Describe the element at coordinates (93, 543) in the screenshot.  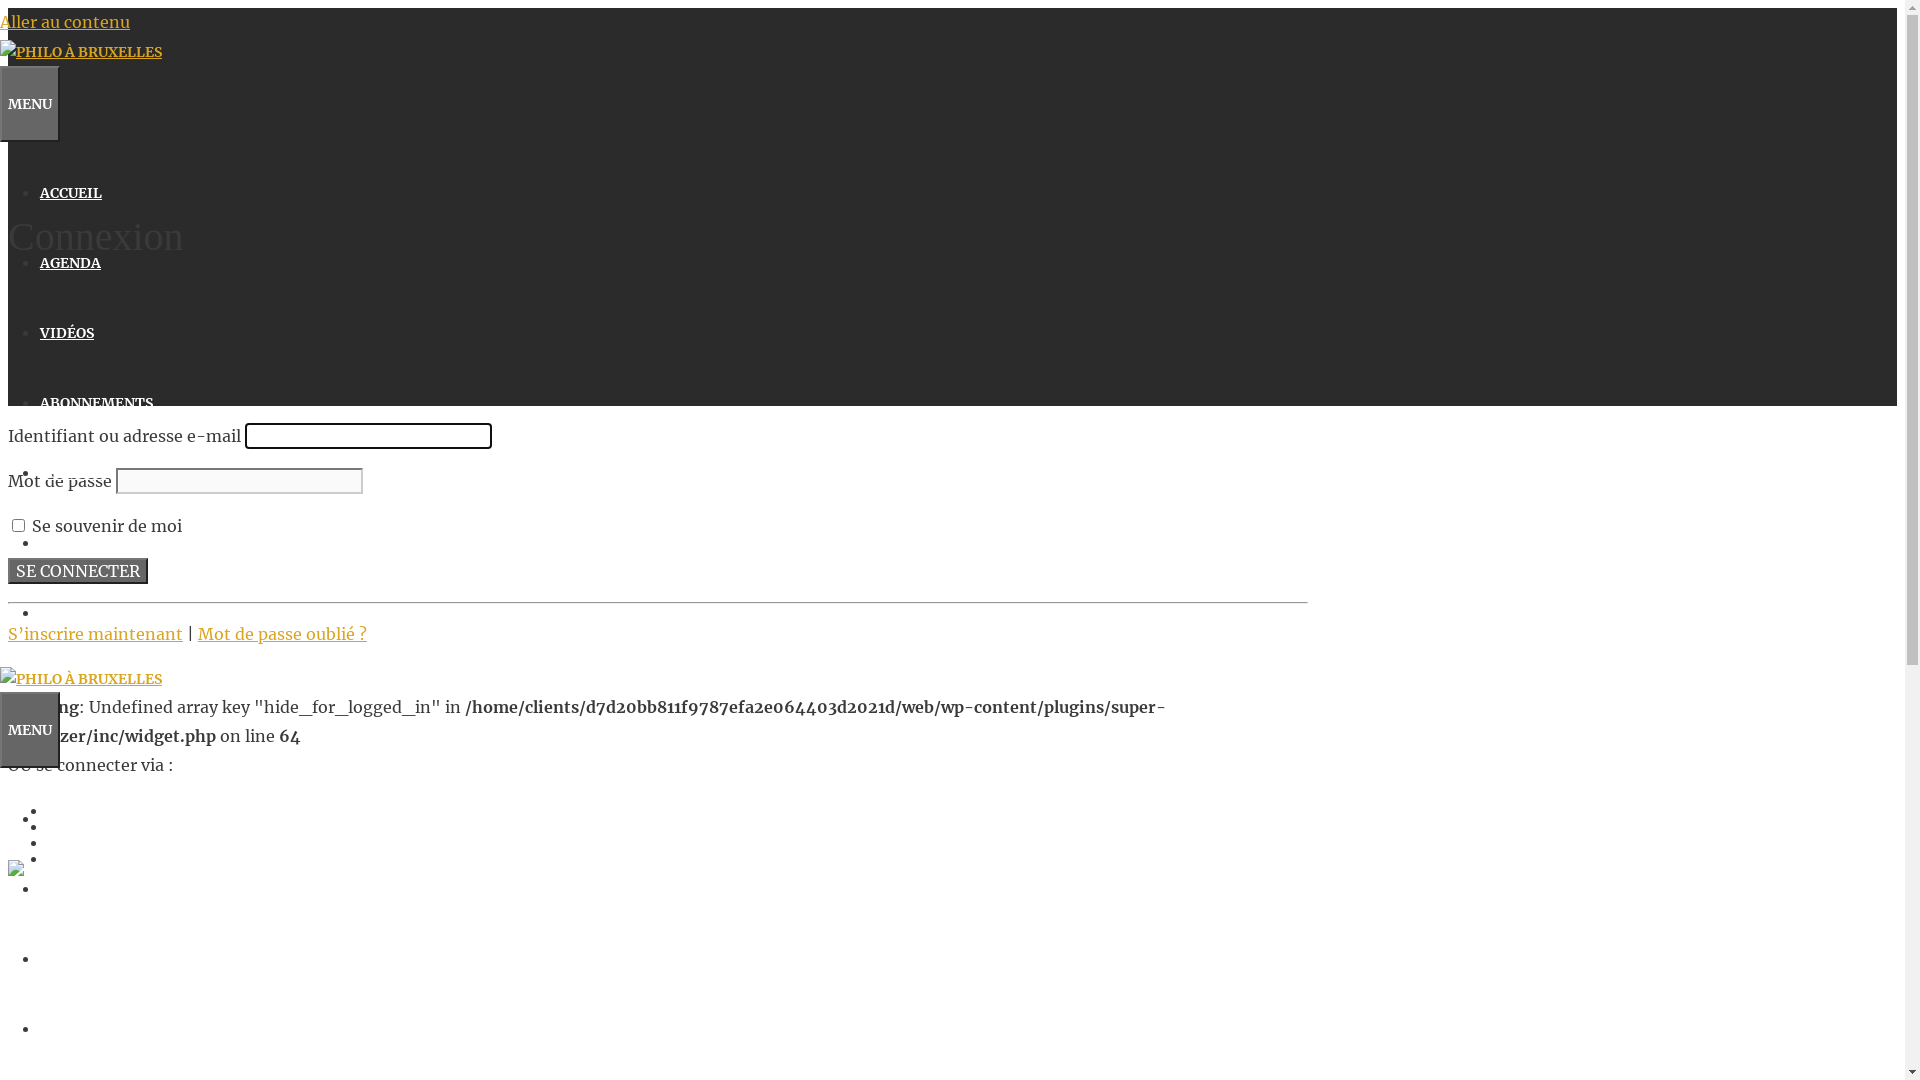
I see `'SE CONNECTER'` at that location.